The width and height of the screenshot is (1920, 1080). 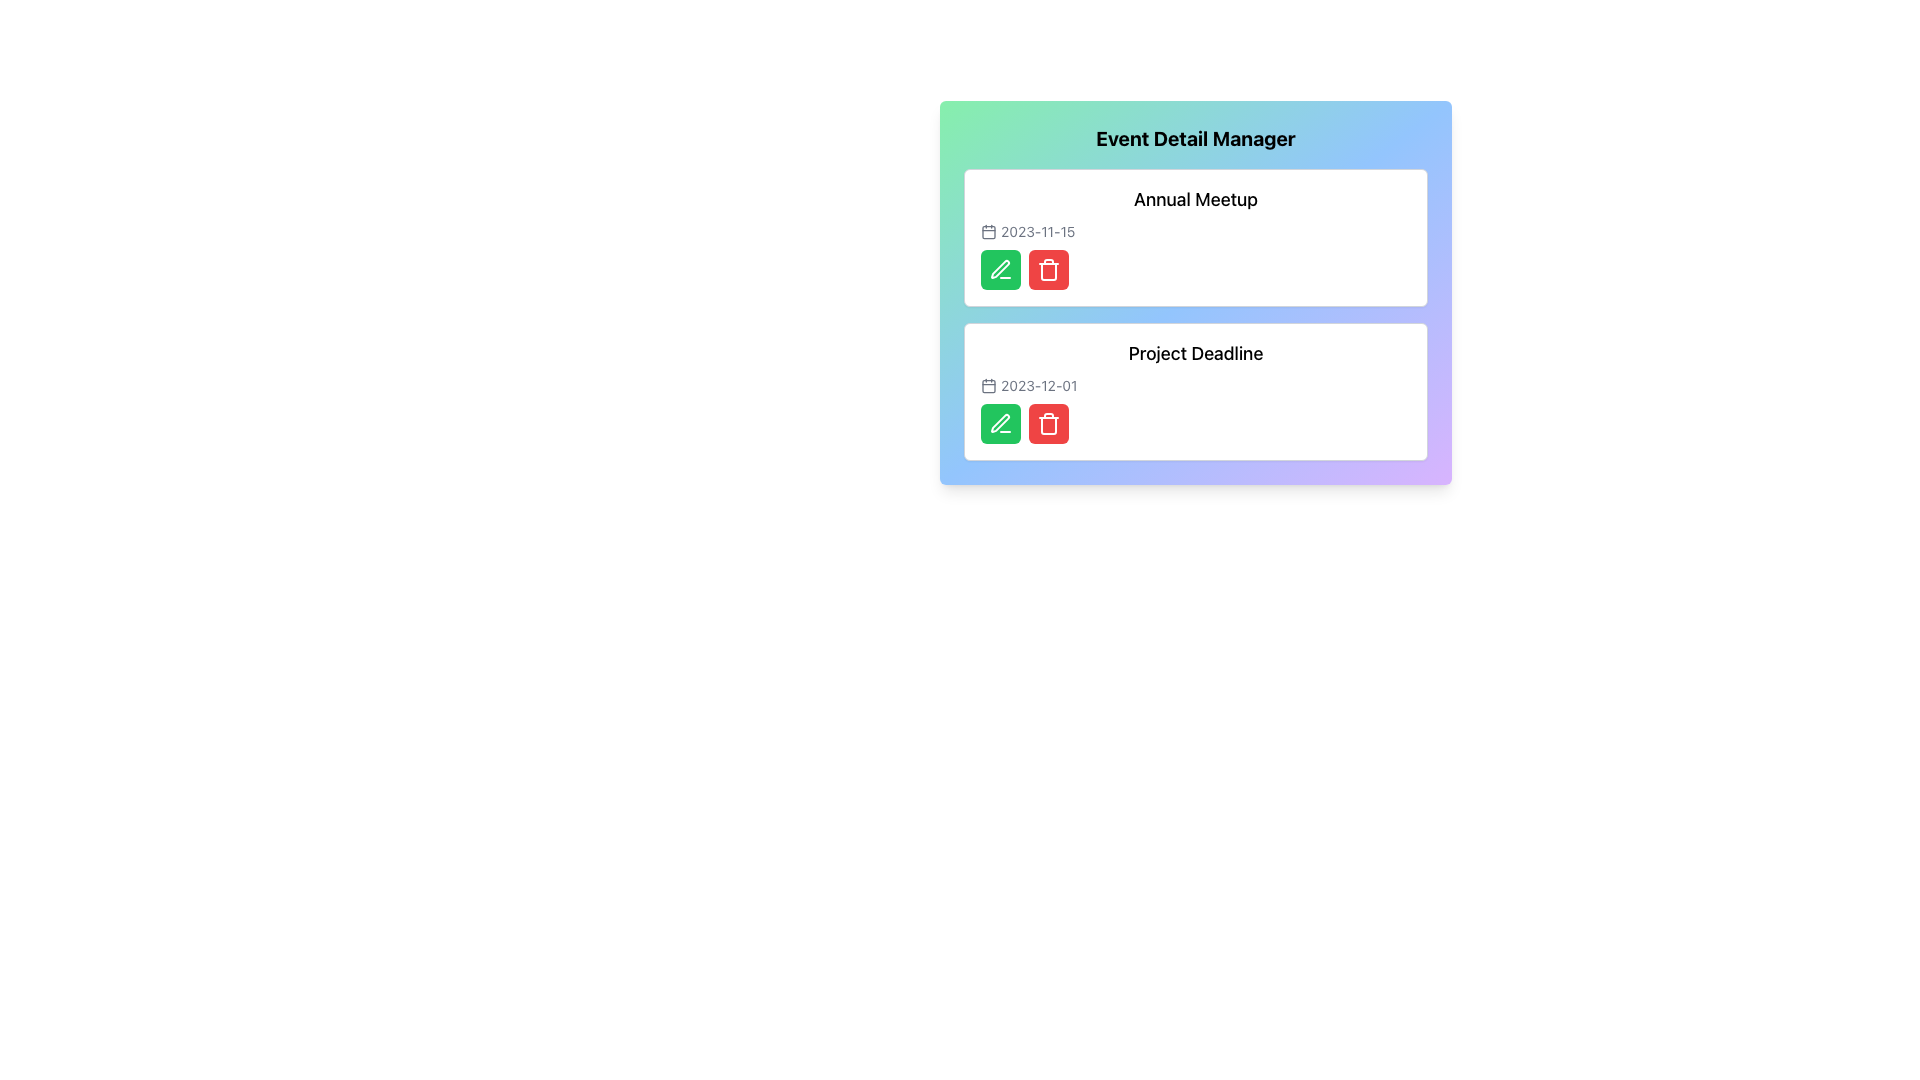 I want to click on the panel with a gradient background that groups event-related data, so click(x=1195, y=293).